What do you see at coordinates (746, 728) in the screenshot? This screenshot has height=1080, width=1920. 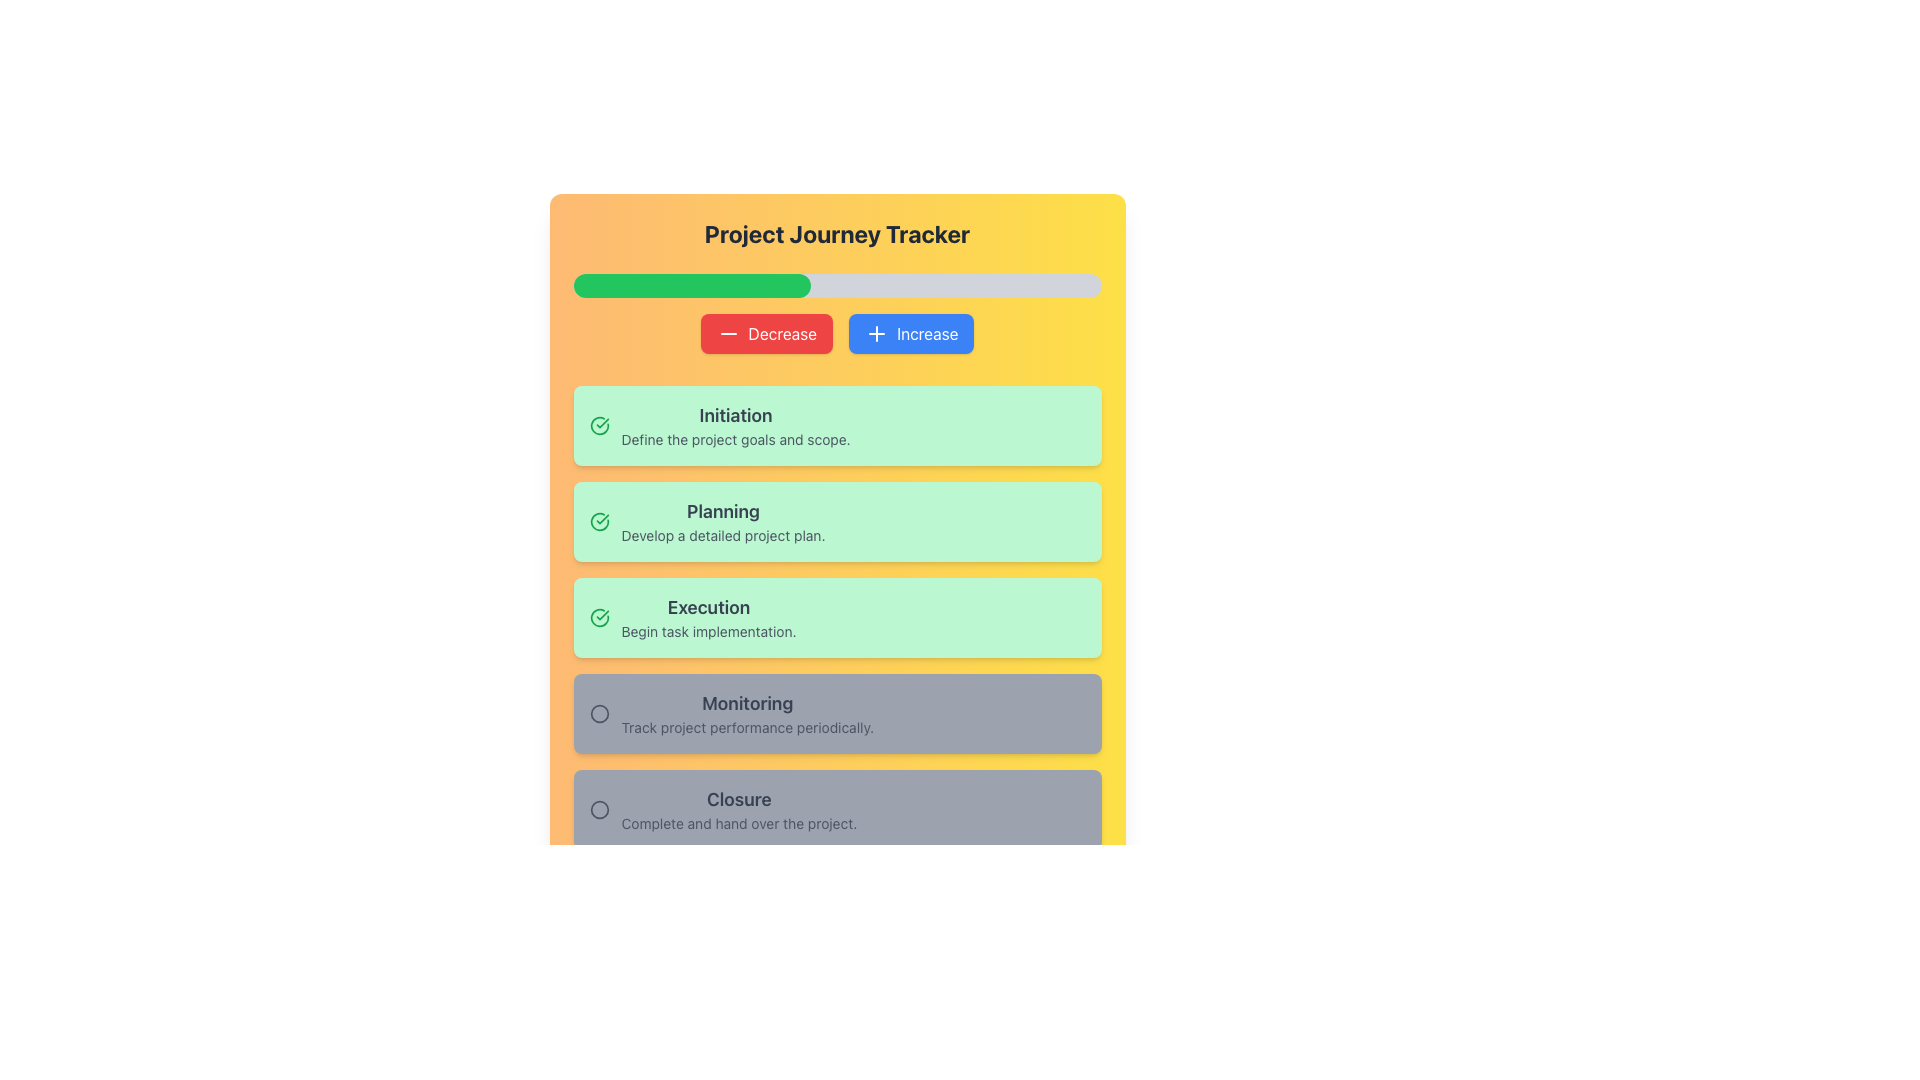 I see `text label providing additional information about the 'Monitoring' section, which is located below the title 'Monitoring' within a gray rectangular section in the project tracker interface` at bounding box center [746, 728].